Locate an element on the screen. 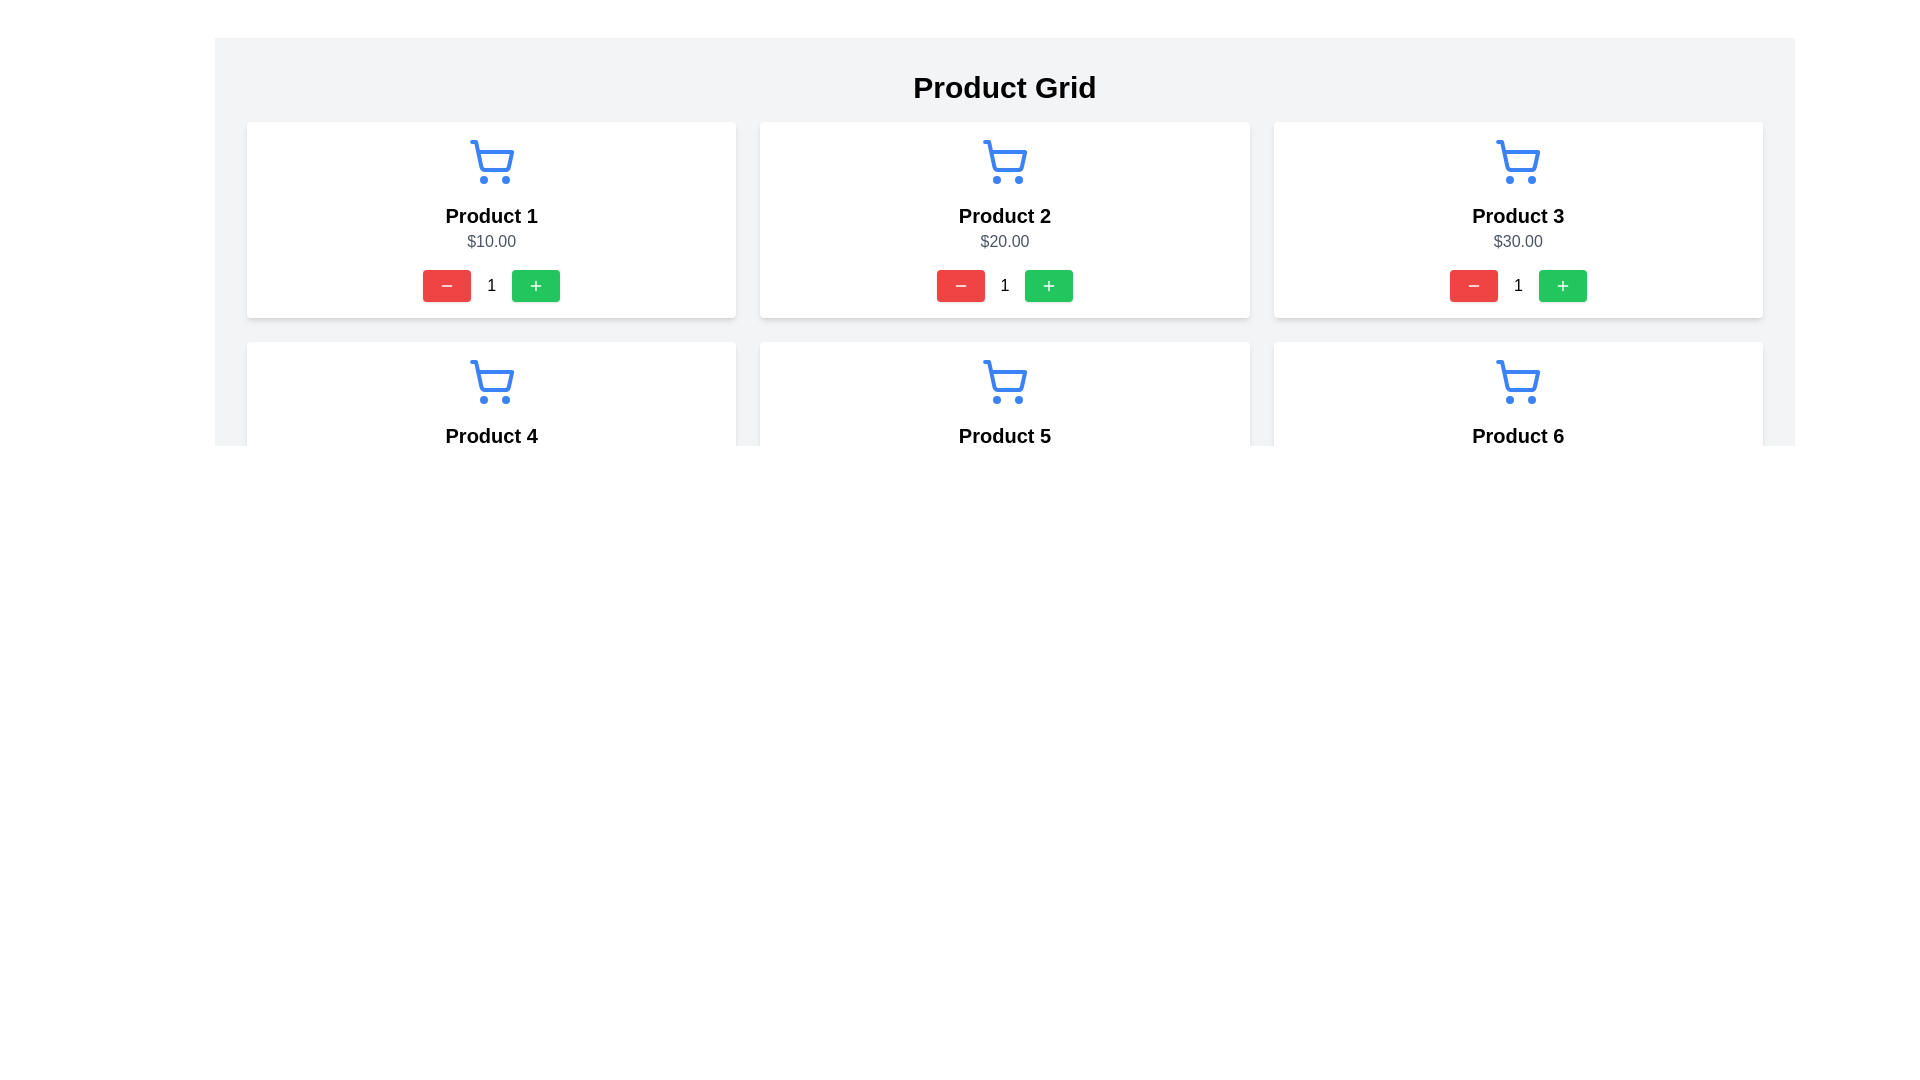 The image size is (1920, 1080). the product name text label, which is centrally positioned below the shopping cart icon and above the price label ('$10.00') in the product grid is located at coordinates (491, 216).